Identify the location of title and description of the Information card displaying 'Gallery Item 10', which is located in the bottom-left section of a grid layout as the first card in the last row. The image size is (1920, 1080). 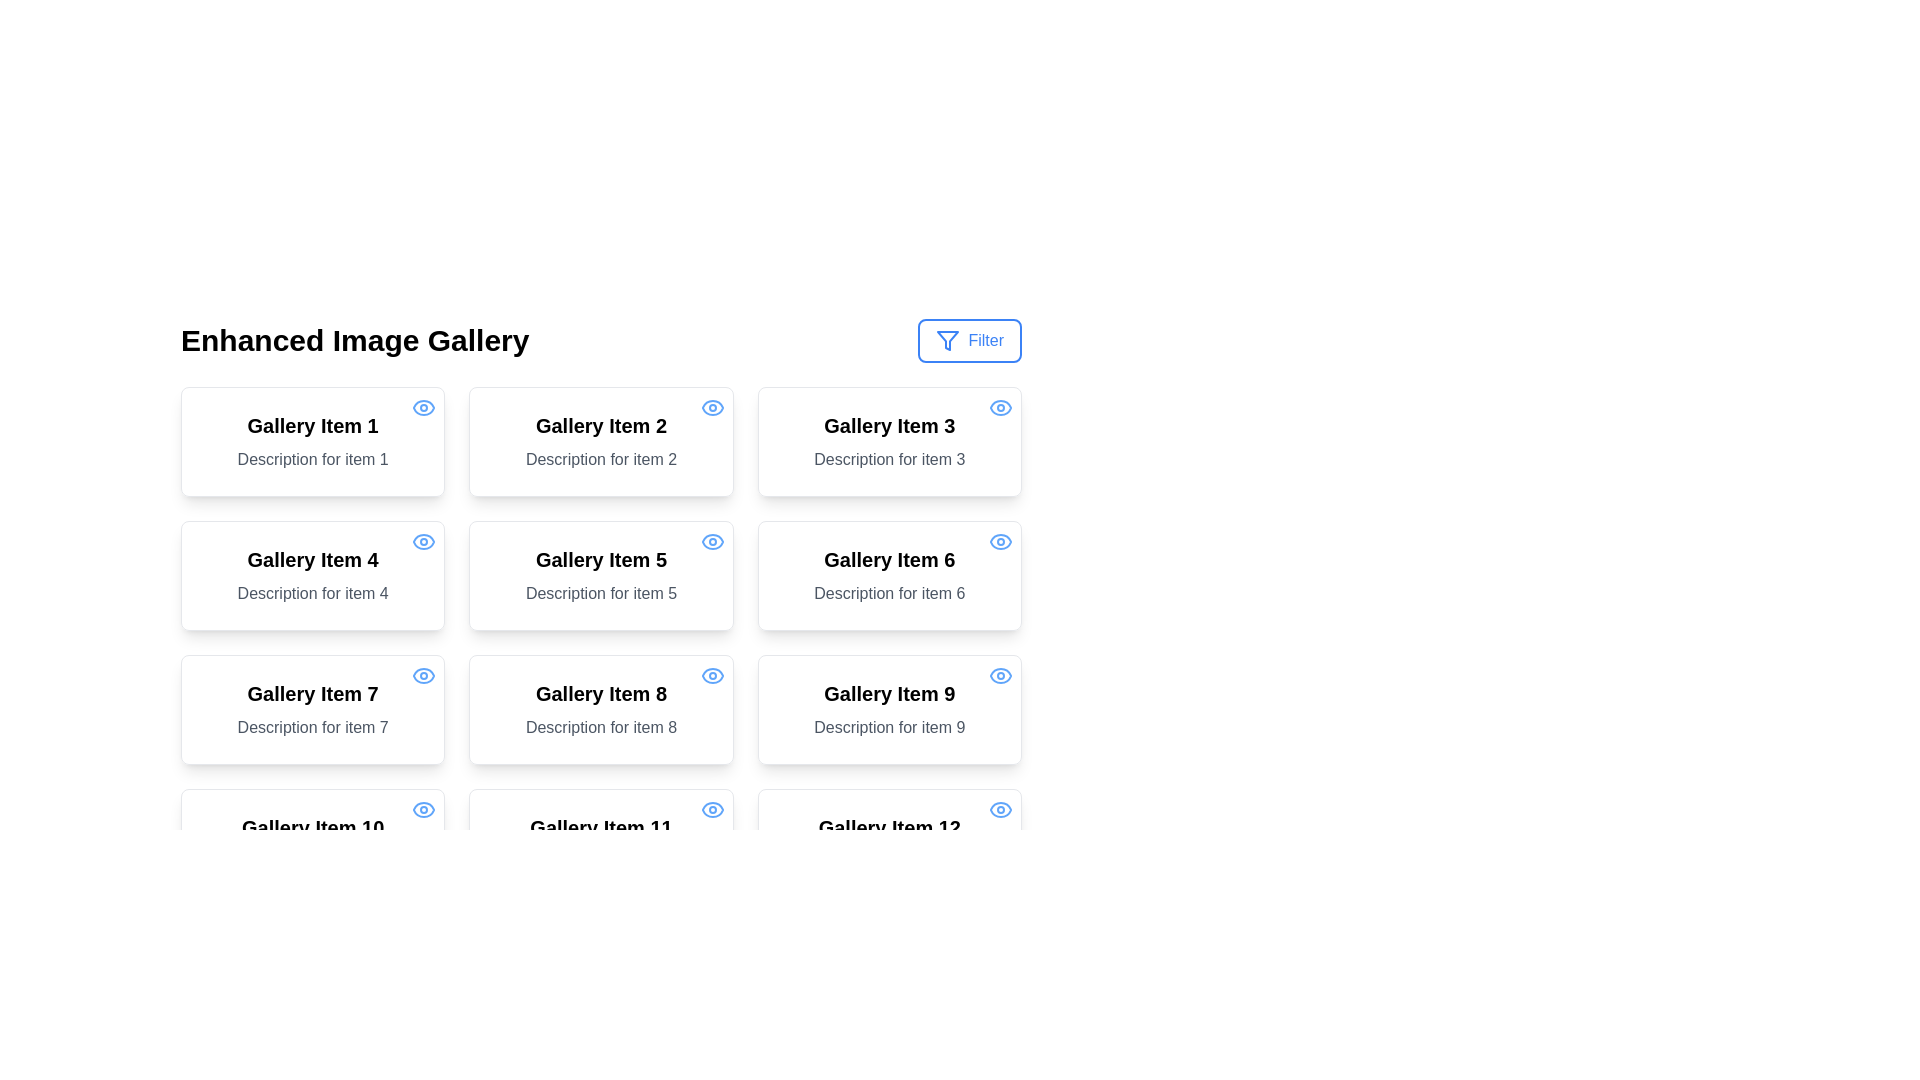
(312, 844).